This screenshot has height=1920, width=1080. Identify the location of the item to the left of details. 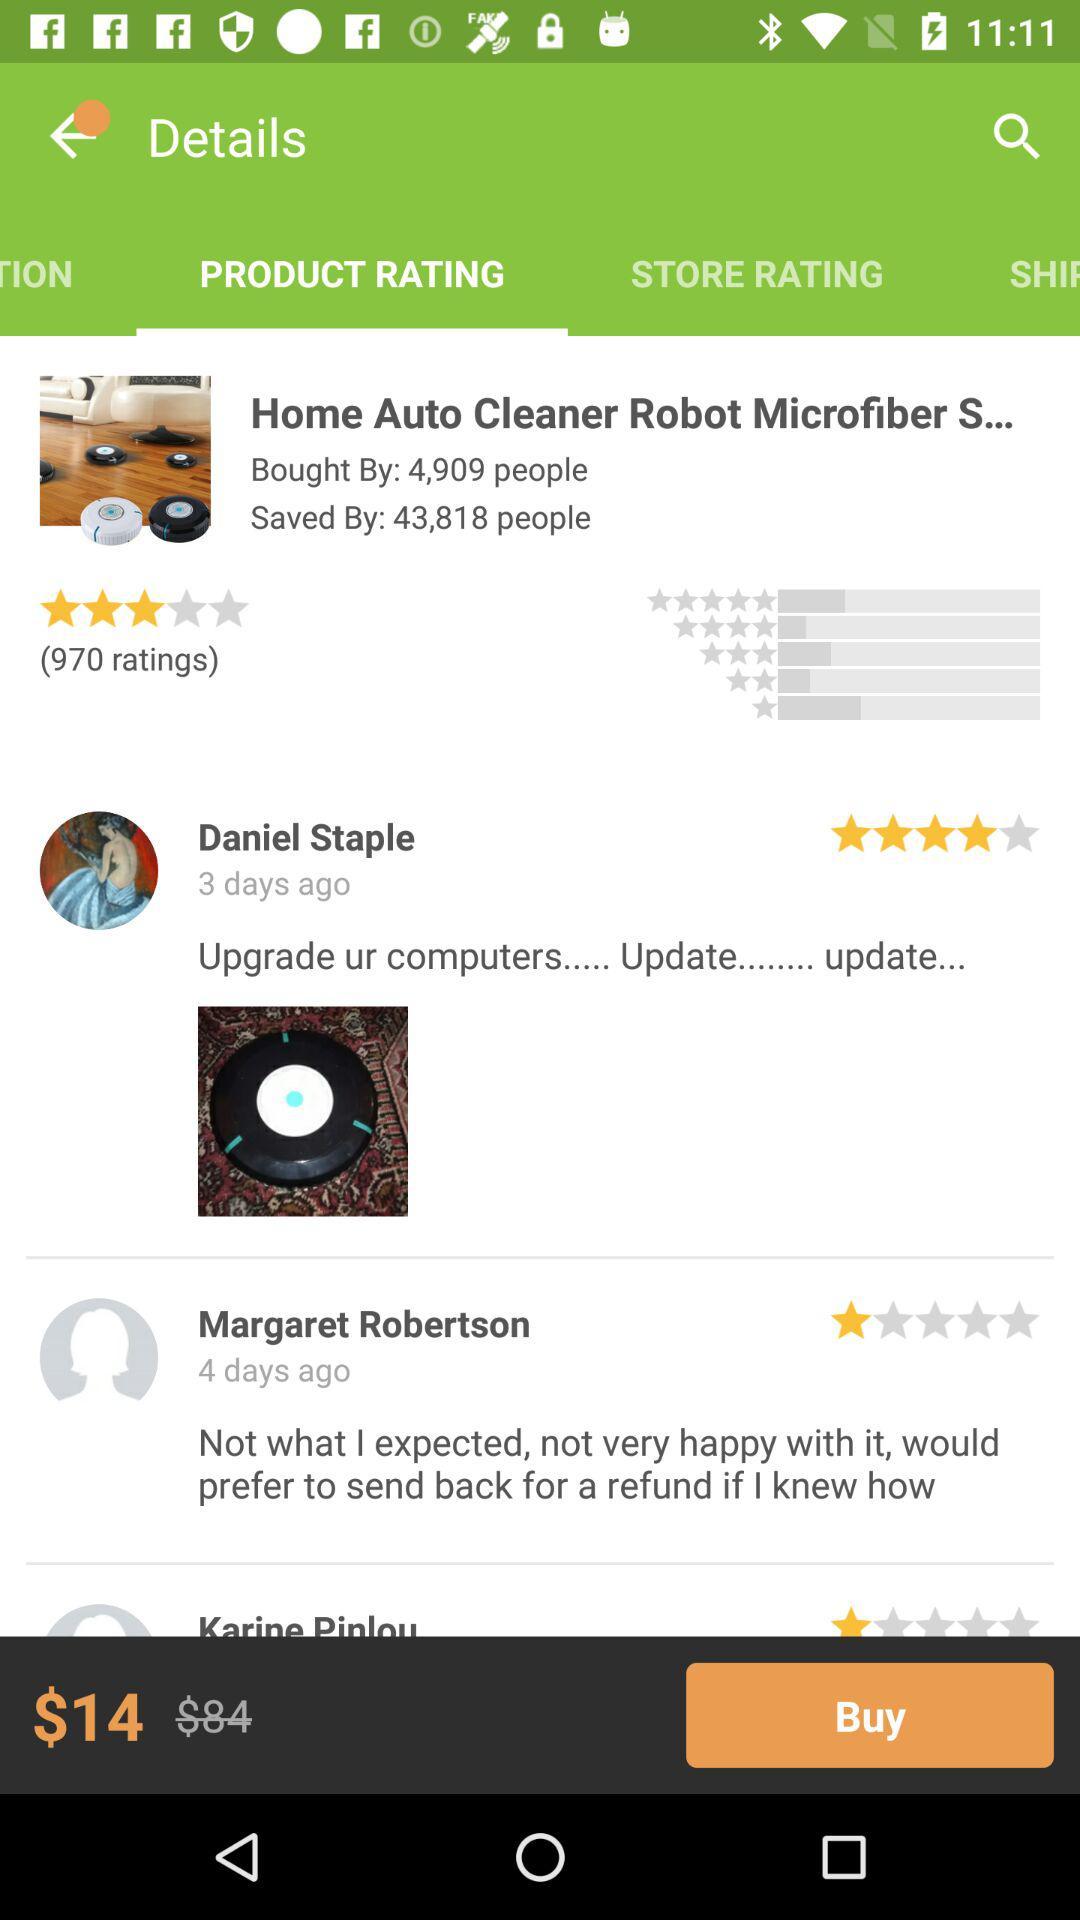
(72, 135).